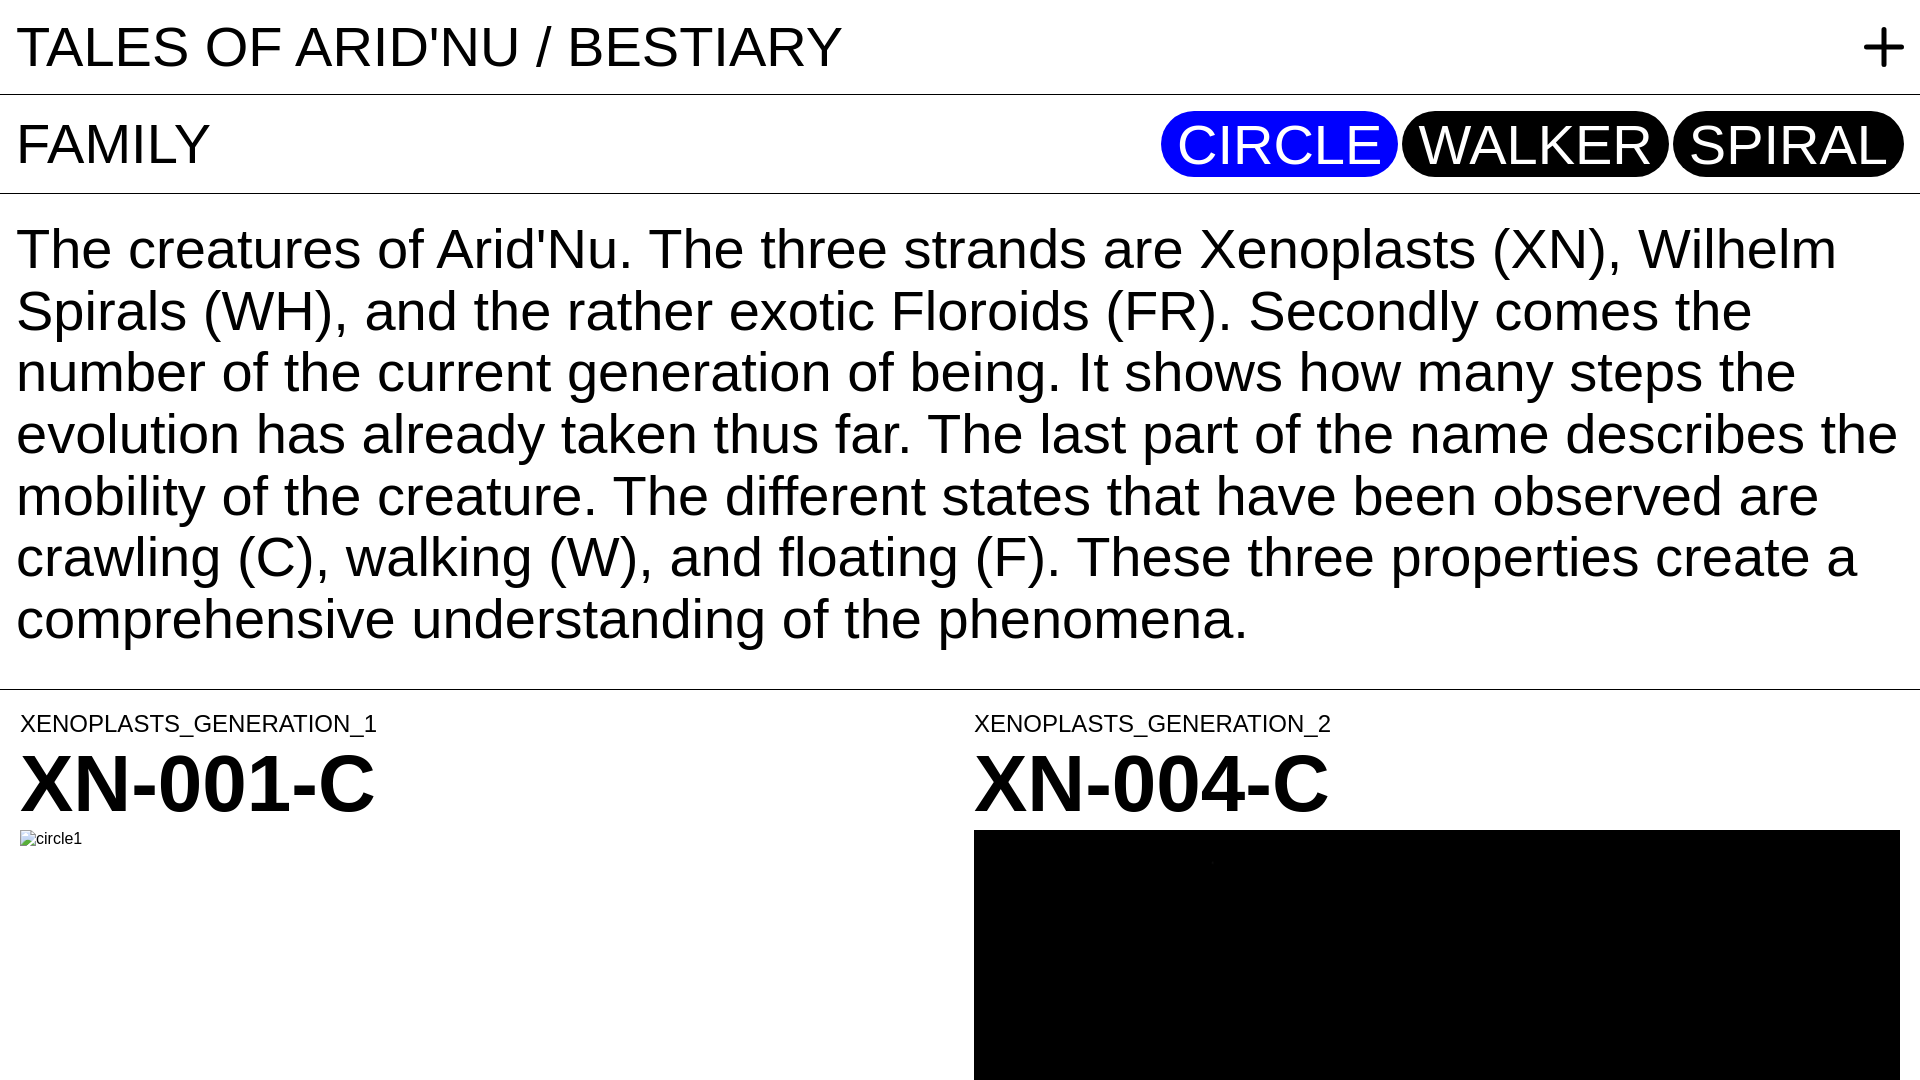 The height and width of the screenshot is (1080, 1920). I want to click on 'SPIRAL', so click(1788, 143).